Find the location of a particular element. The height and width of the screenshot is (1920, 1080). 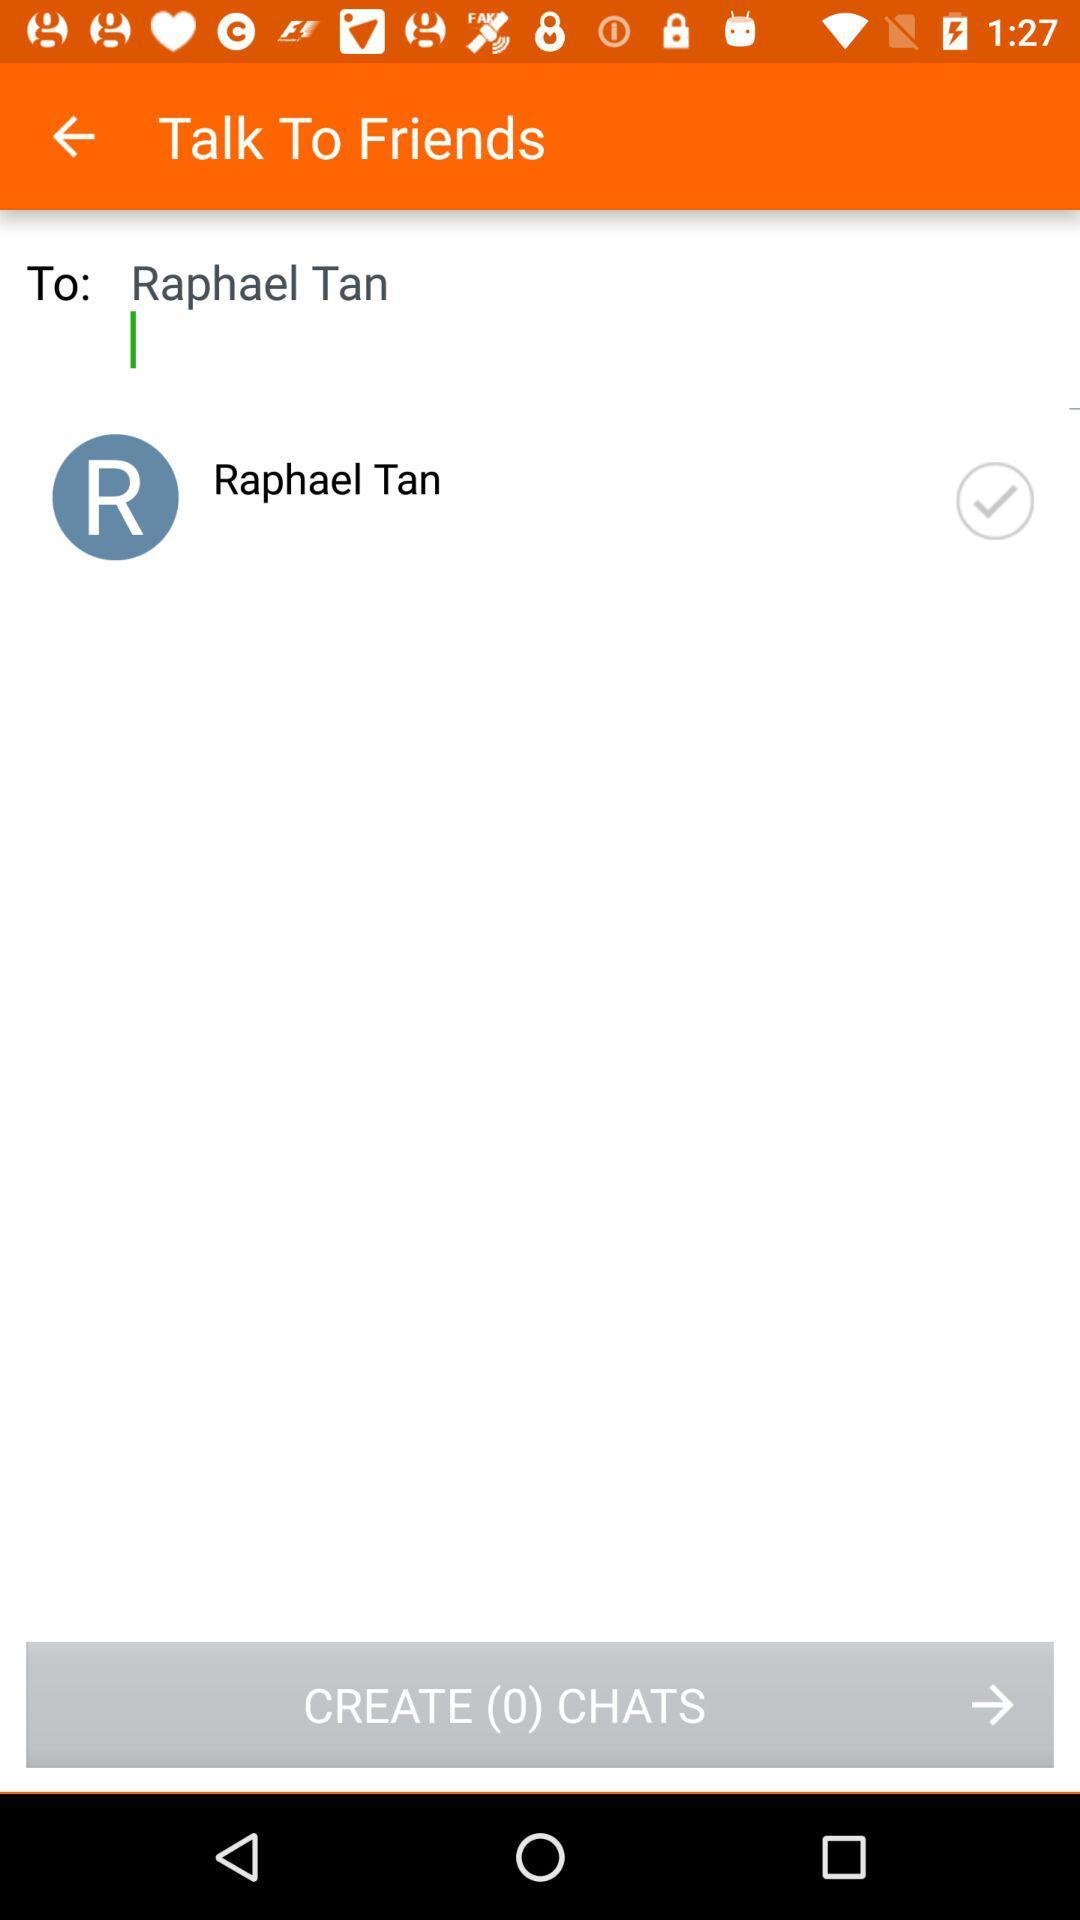

the item to the left of the raphael tan is located at coordinates (115, 497).